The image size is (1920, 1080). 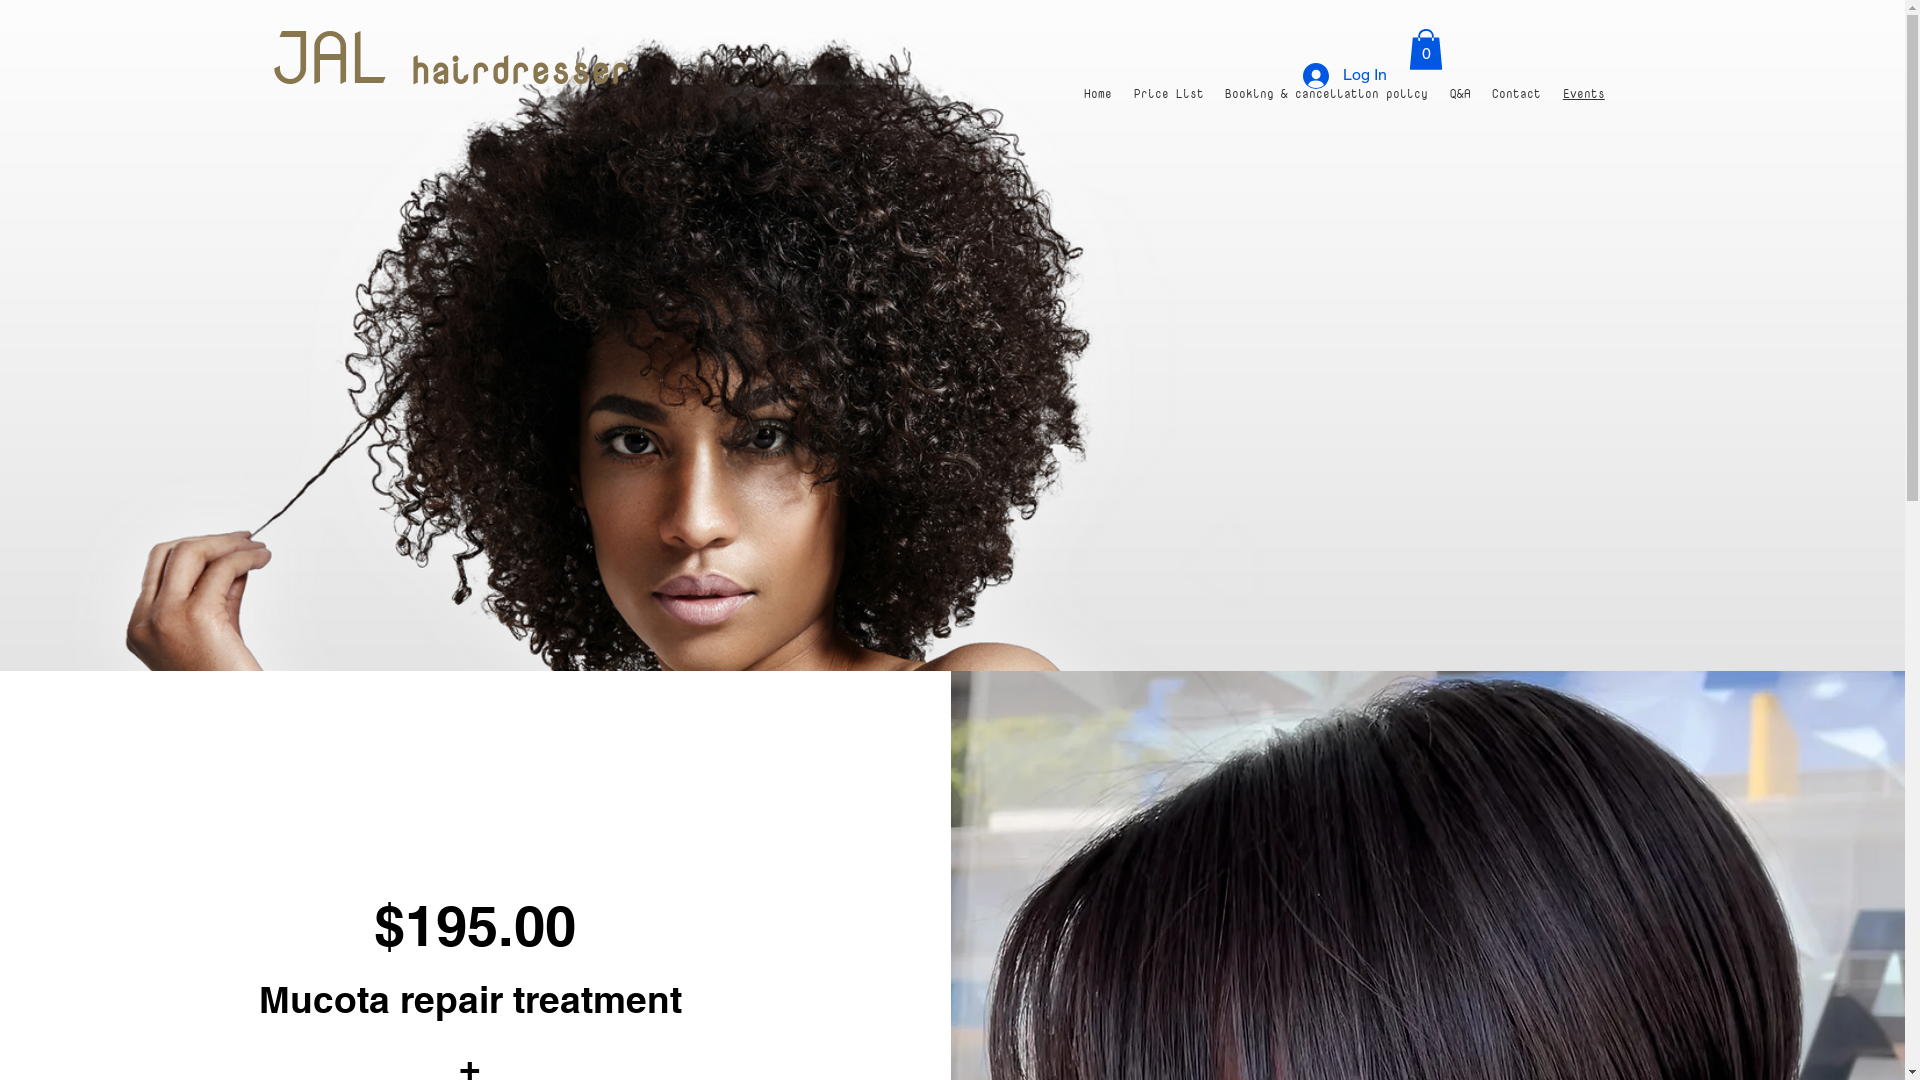 I want to click on 'Booking & cancellation policy', so click(x=1213, y=93).